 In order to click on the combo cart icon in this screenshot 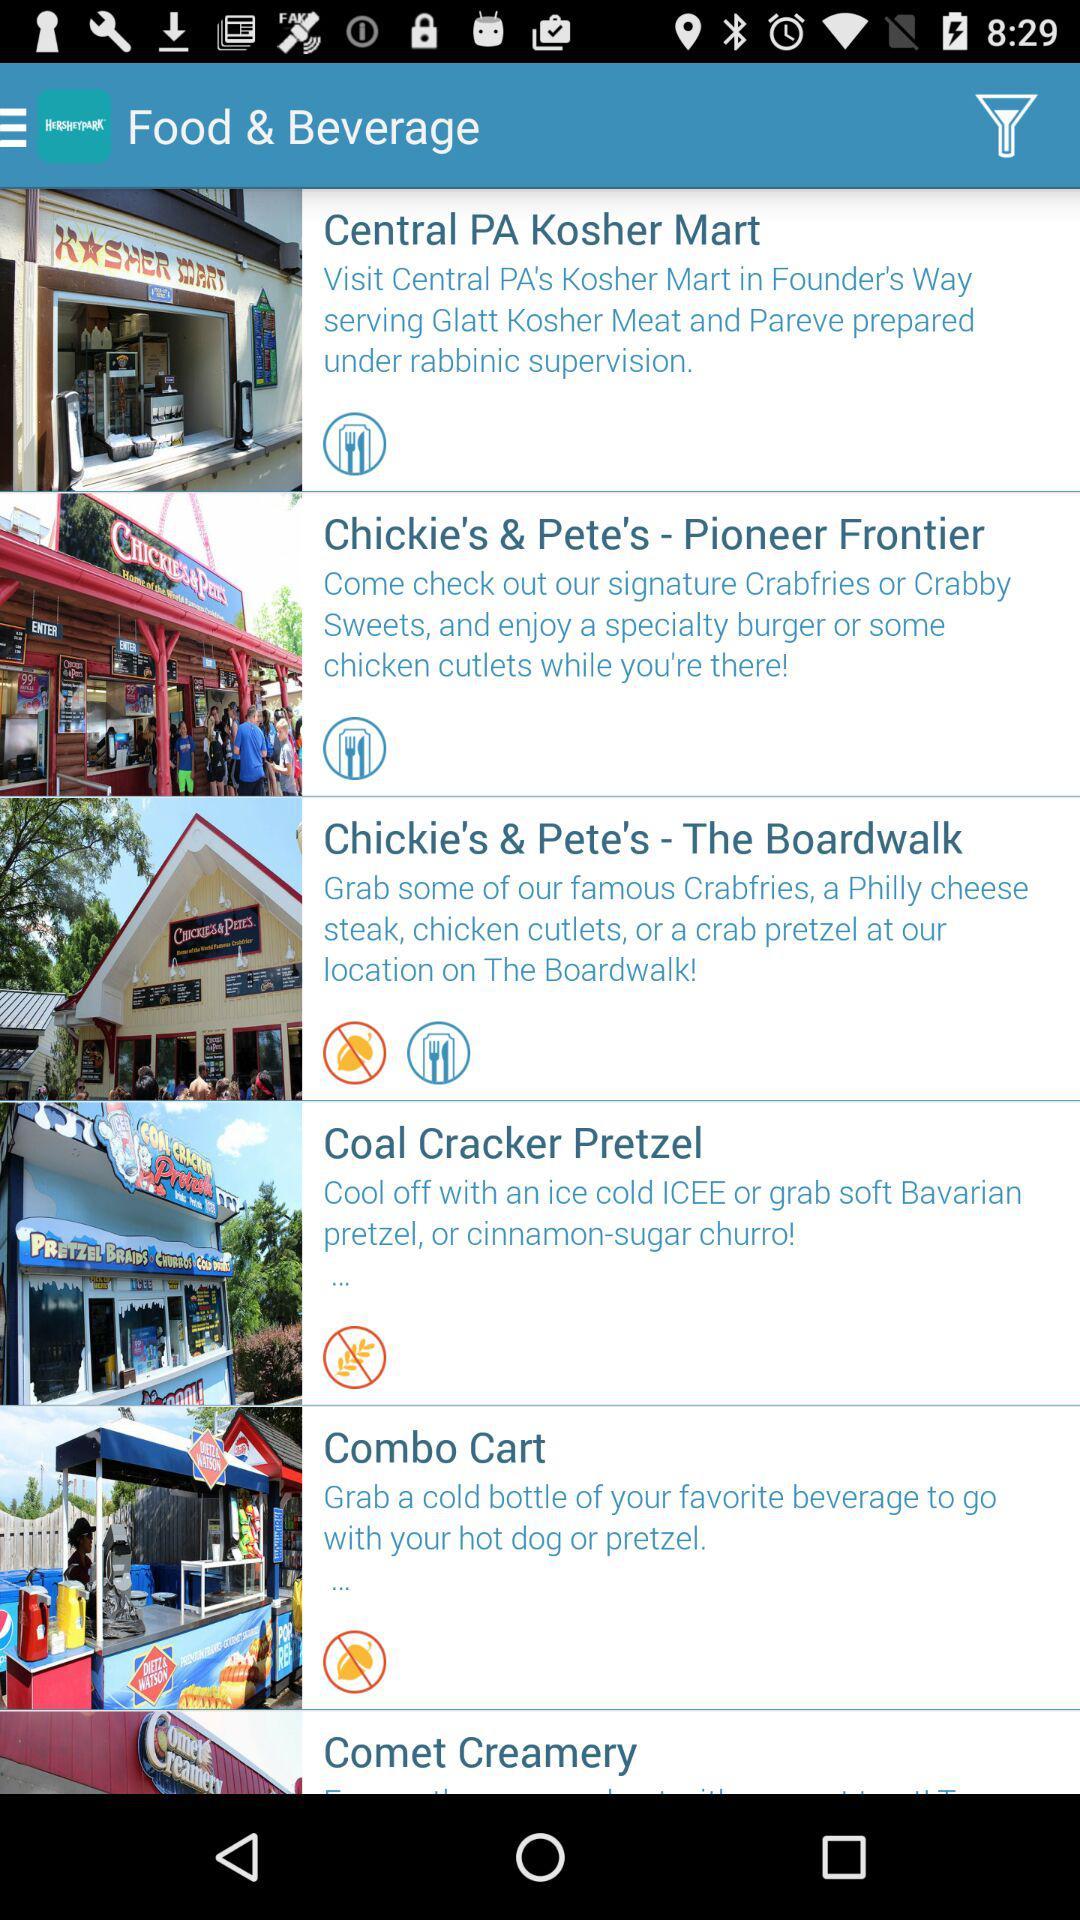, I will do `click(690, 1445)`.